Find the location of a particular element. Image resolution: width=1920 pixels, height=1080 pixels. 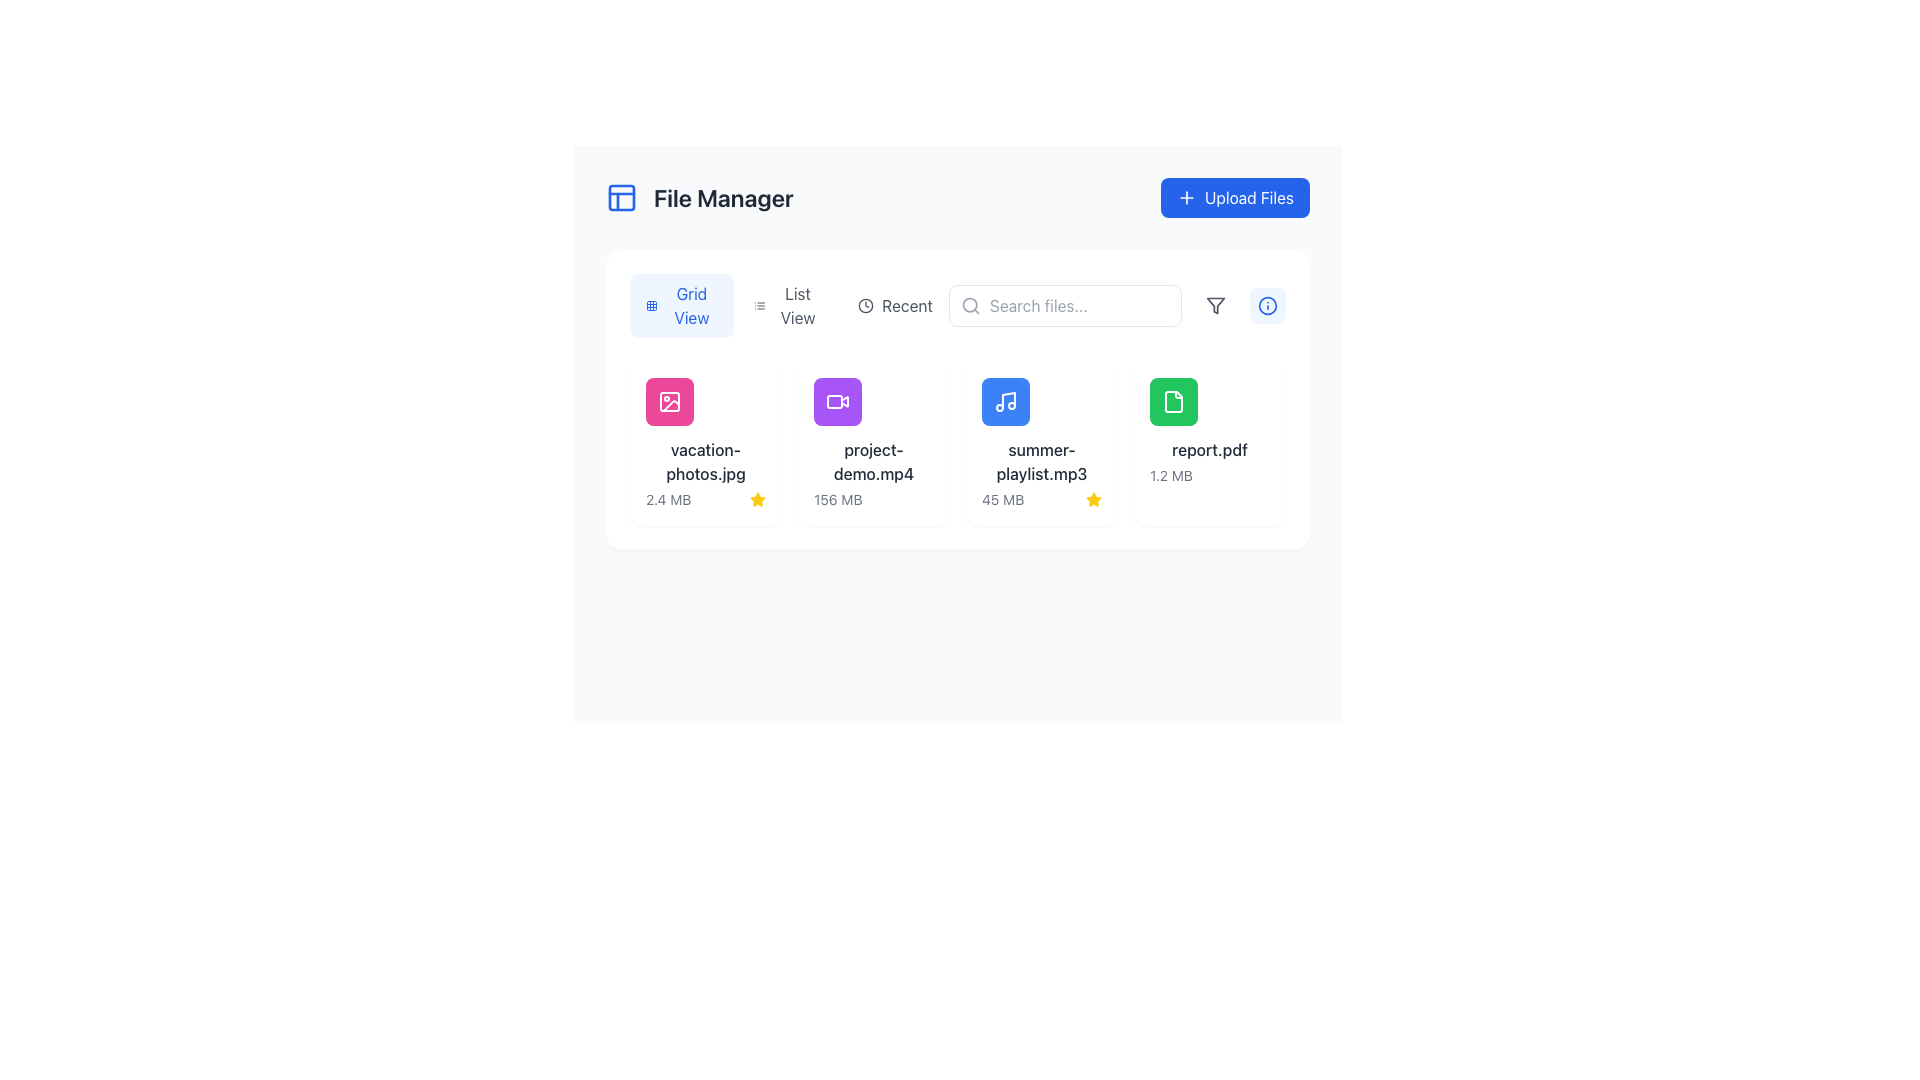

the action bar located at the bottom area of the card representing the file named 'vacation-photos.jpg' is located at coordinates (705, 496).